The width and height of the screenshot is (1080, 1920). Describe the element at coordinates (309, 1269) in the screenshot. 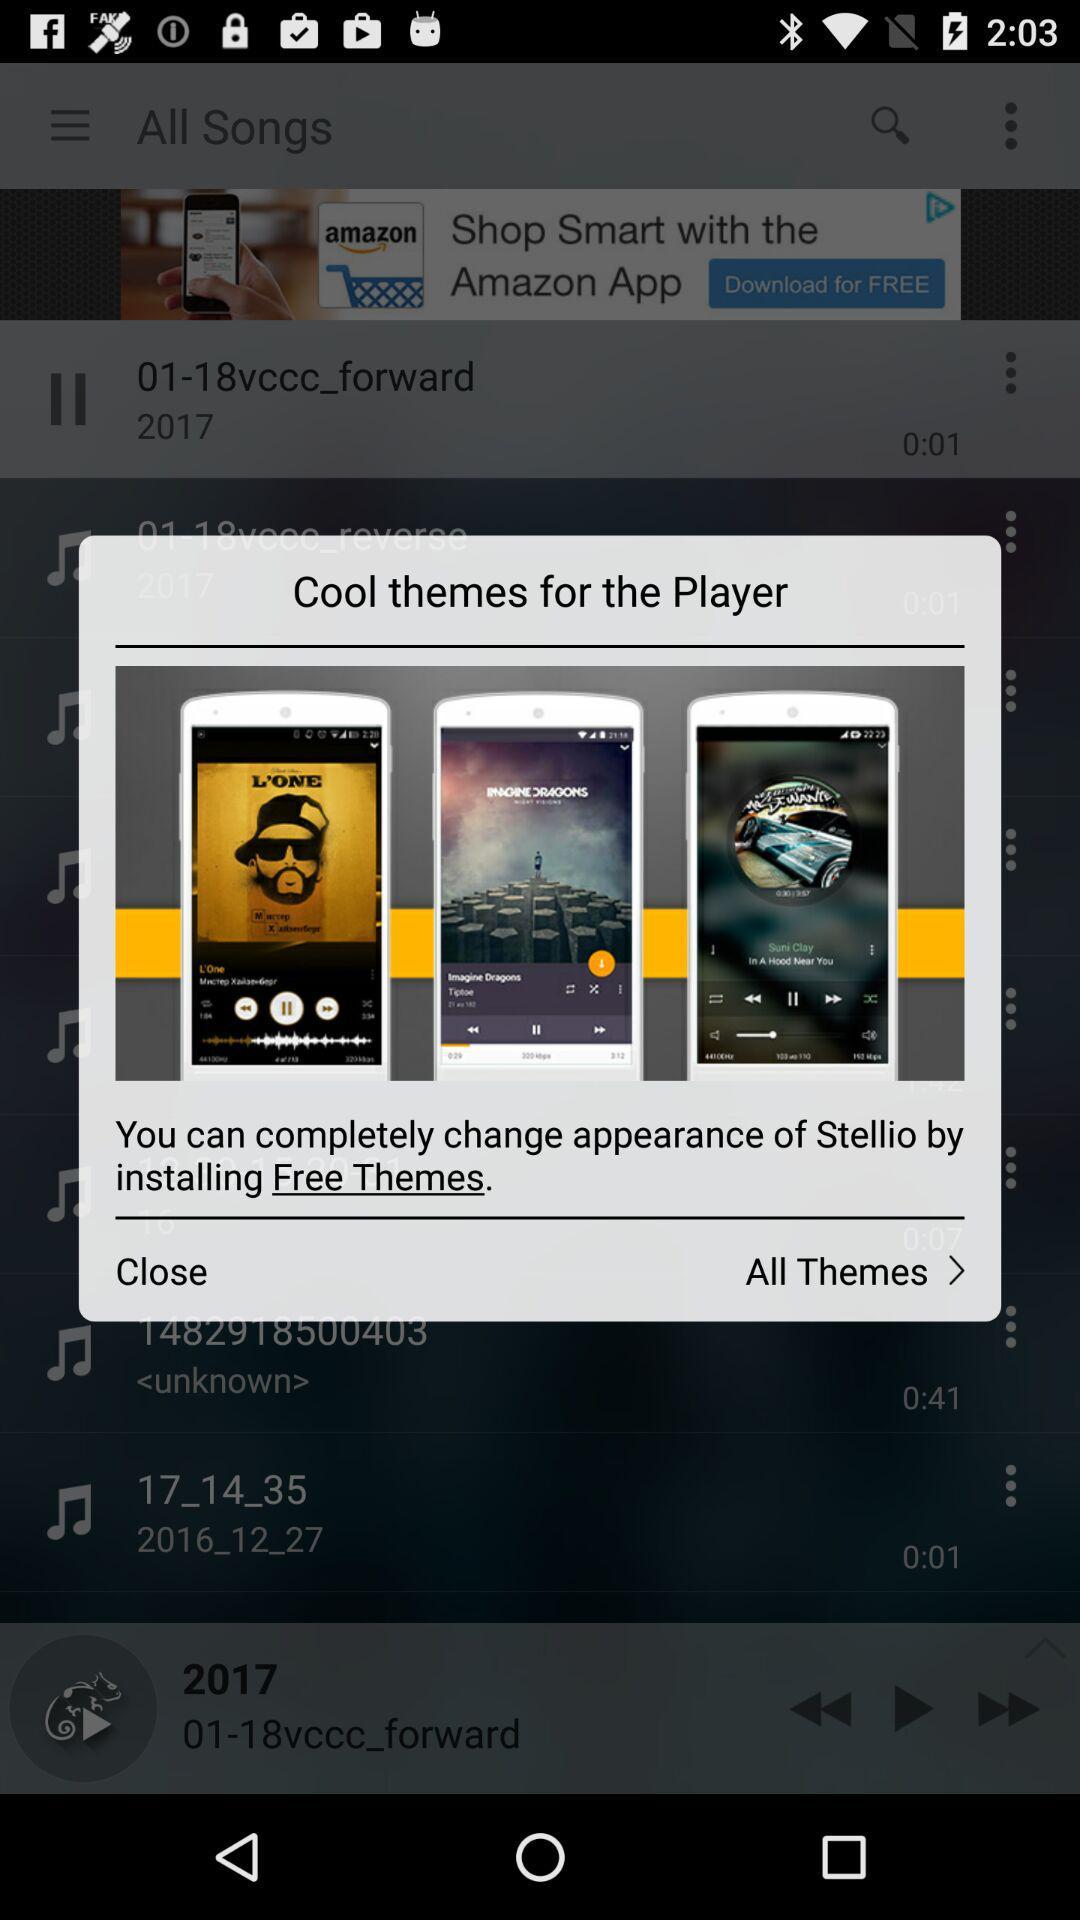

I see `icon next to the all themes` at that location.